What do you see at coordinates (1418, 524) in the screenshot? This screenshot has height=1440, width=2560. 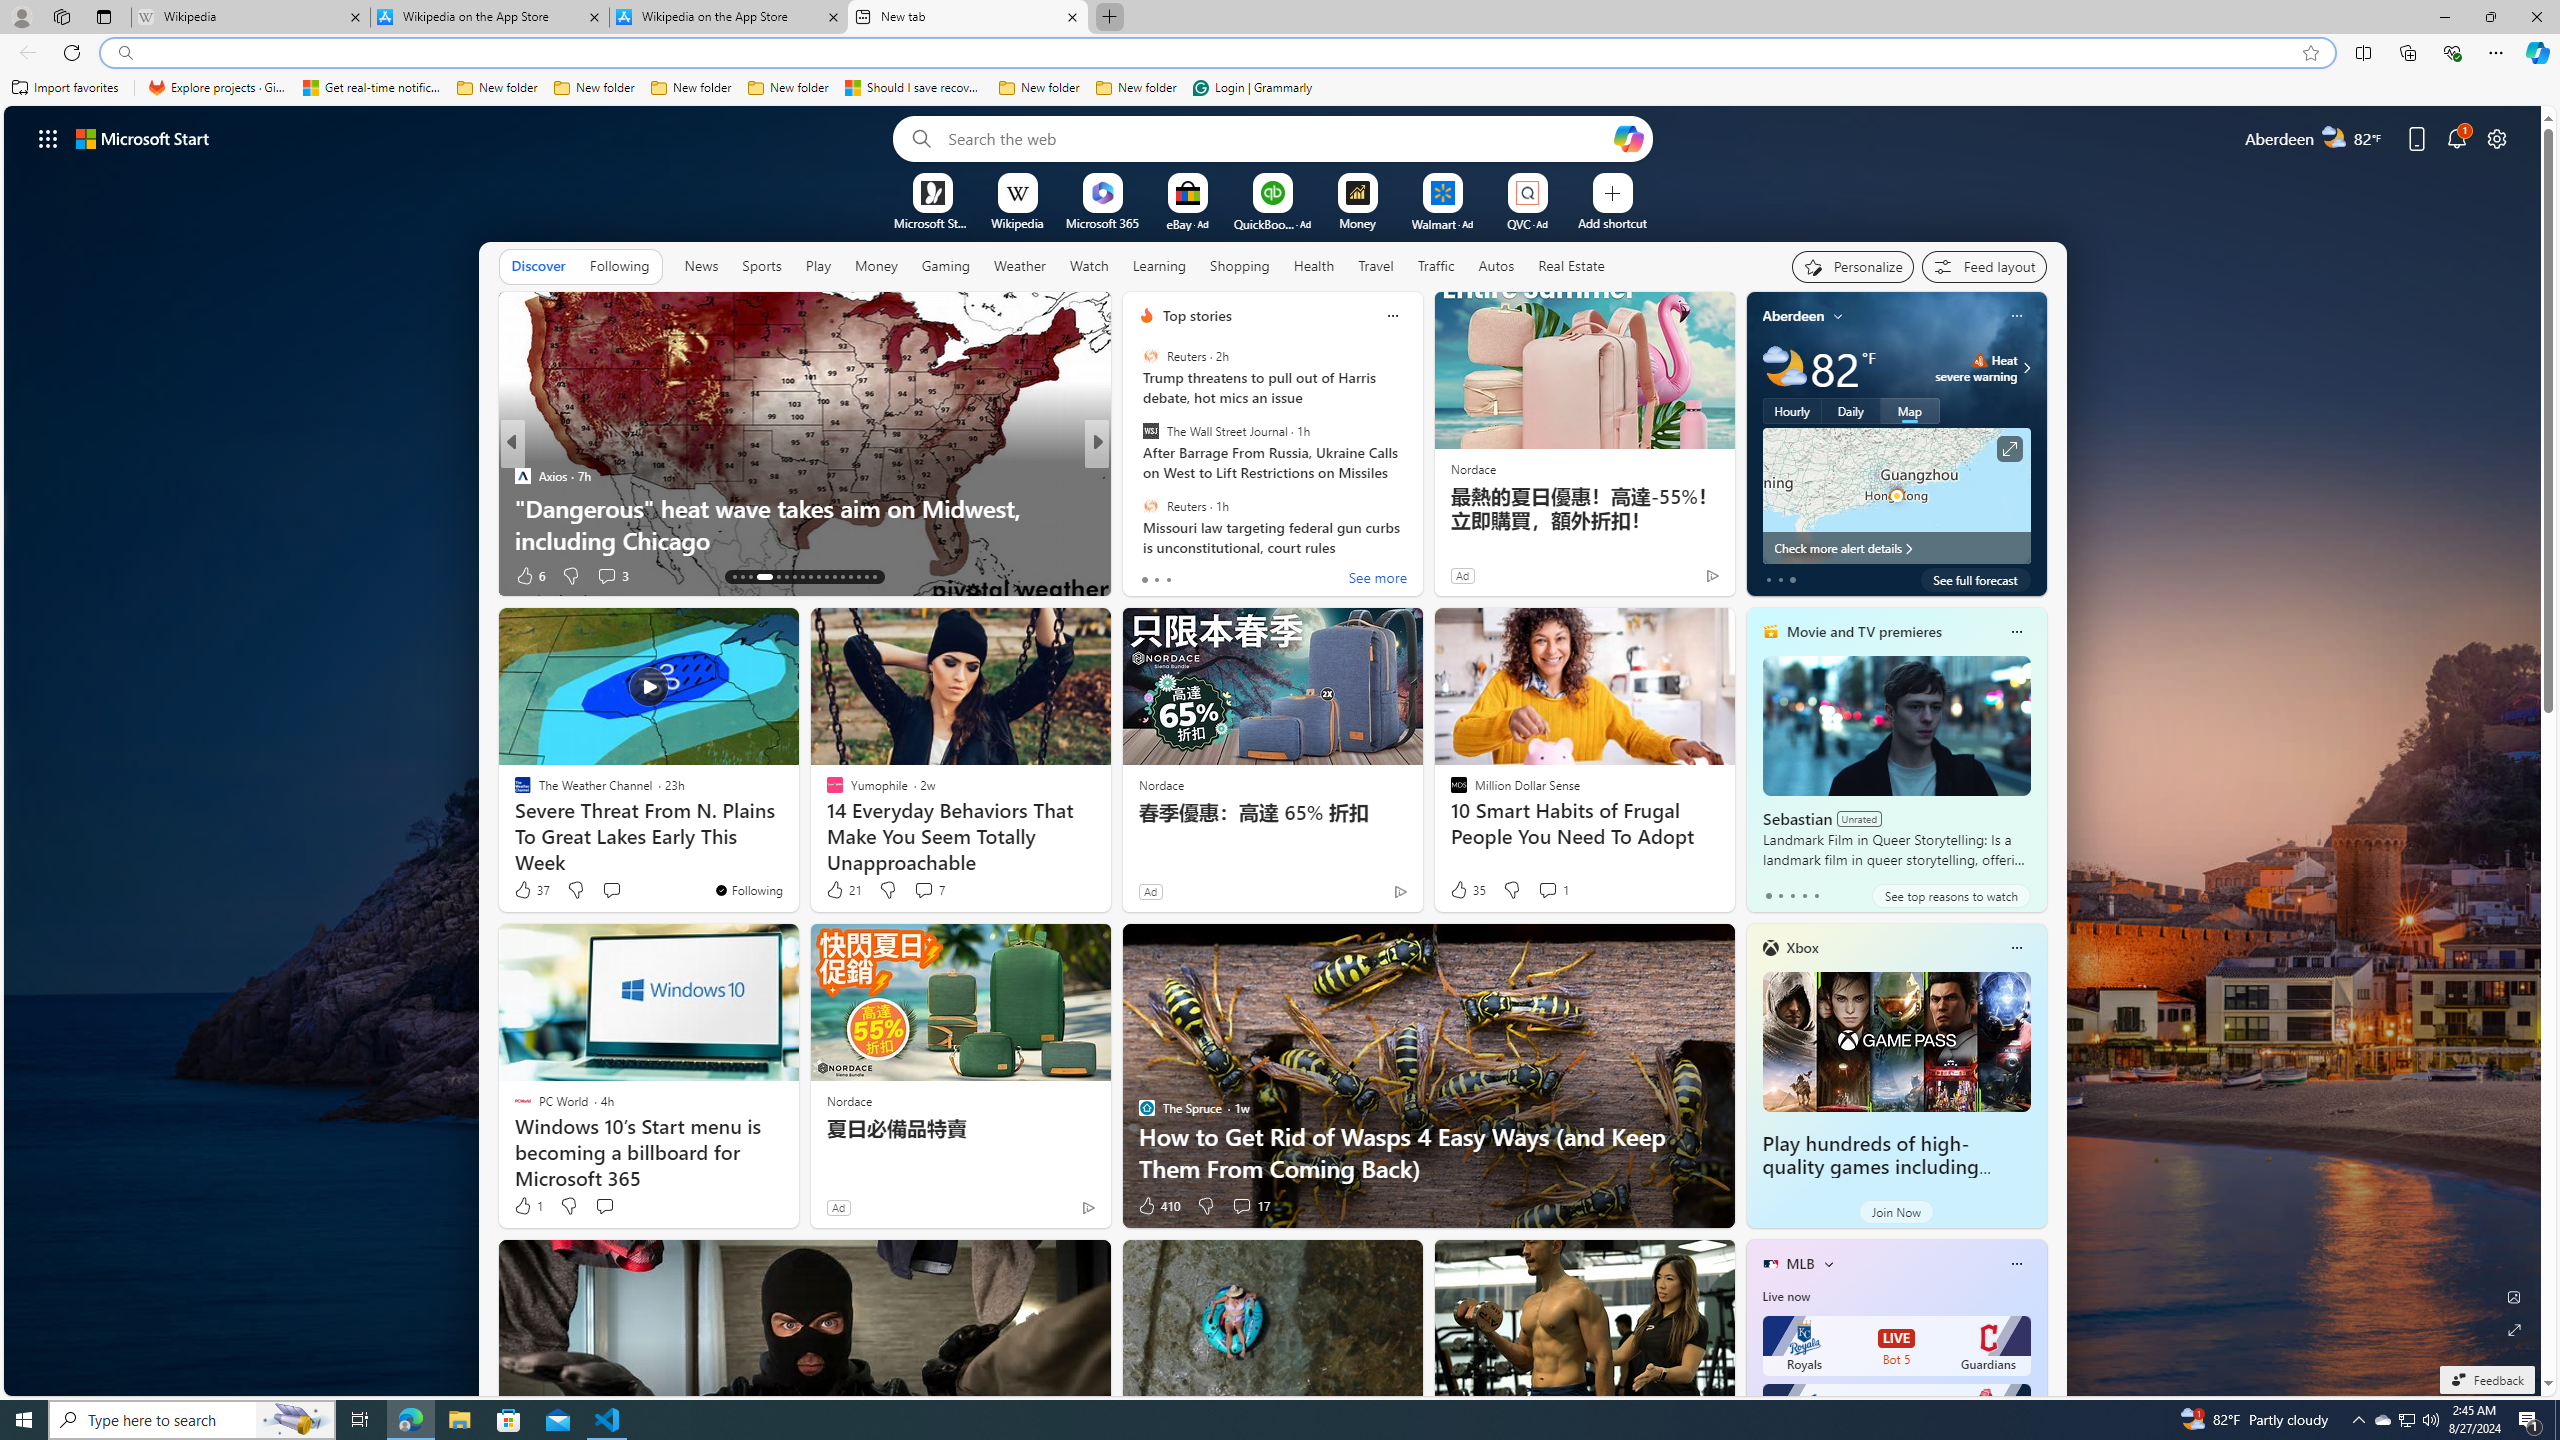 I see `'19 Famous Movie Lines You'` at bounding box center [1418, 524].